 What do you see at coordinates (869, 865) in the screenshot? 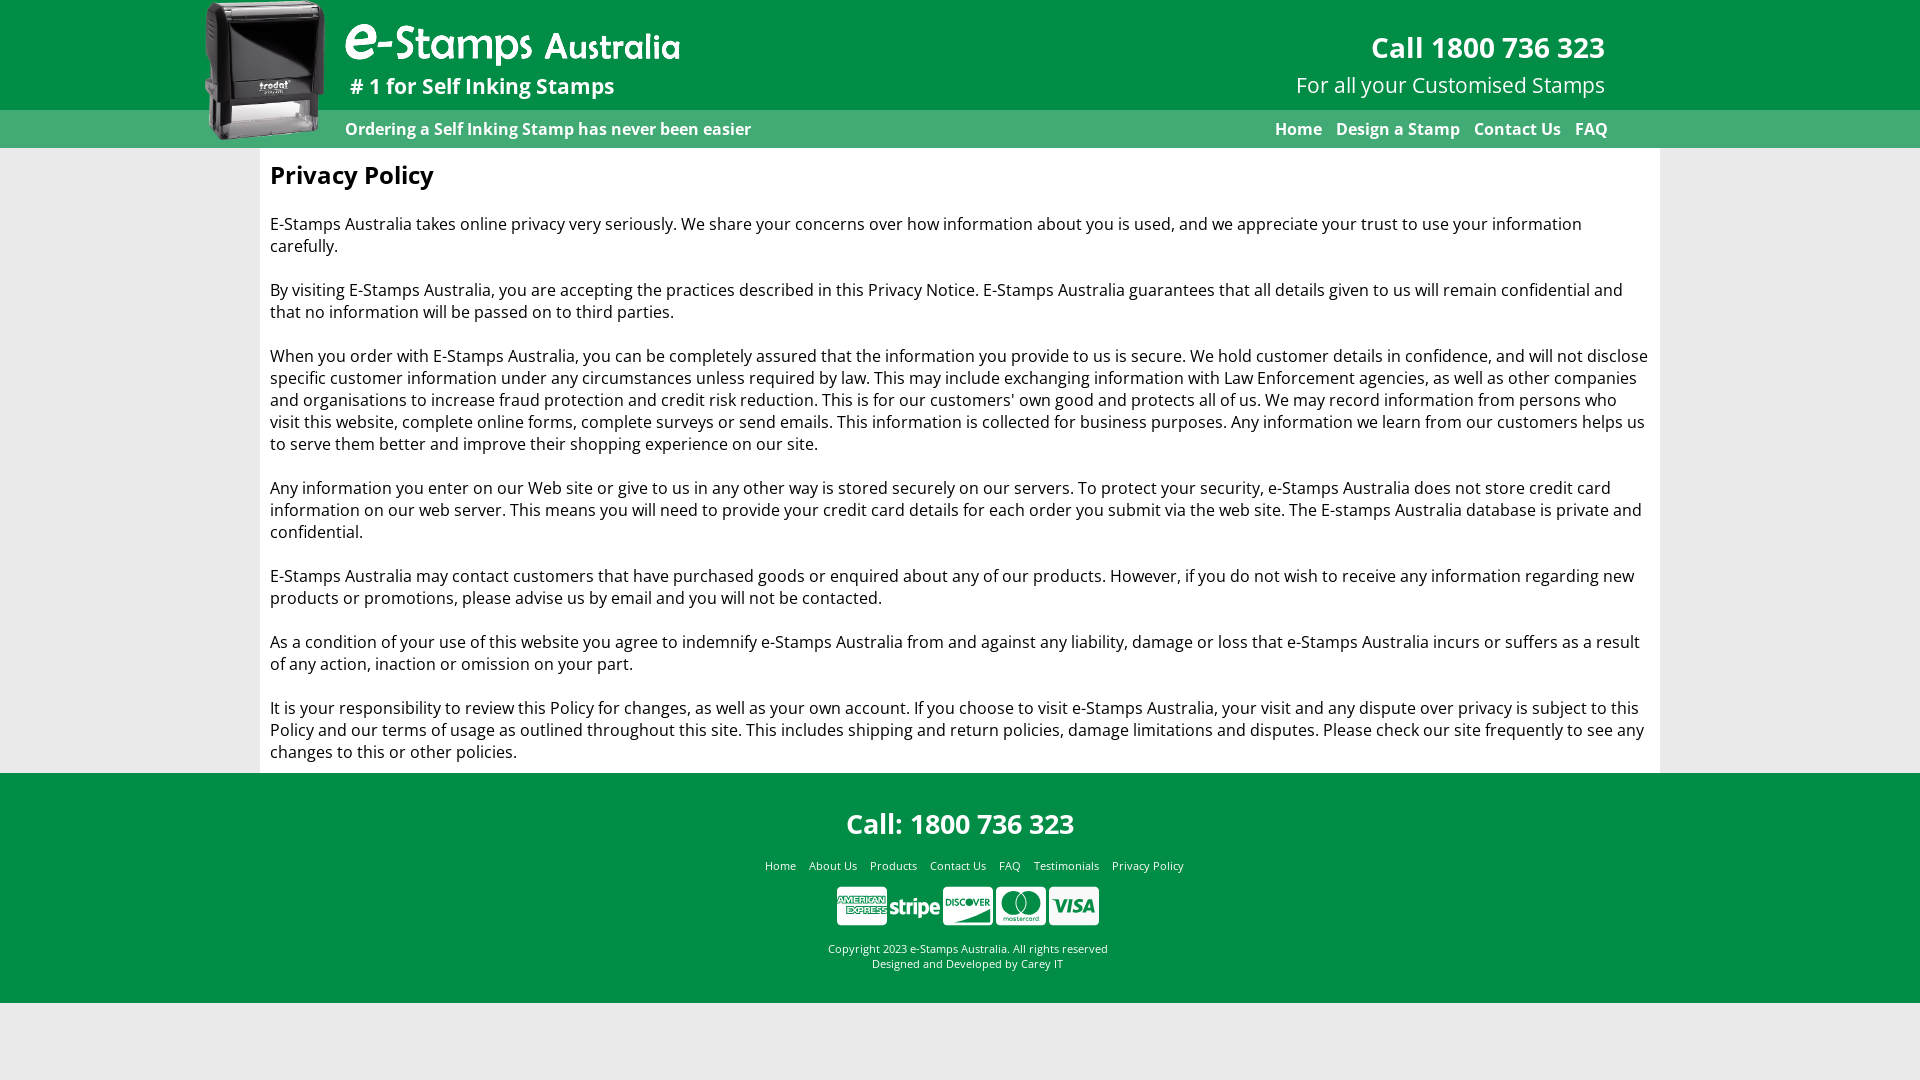
I see `'Products'` at bounding box center [869, 865].